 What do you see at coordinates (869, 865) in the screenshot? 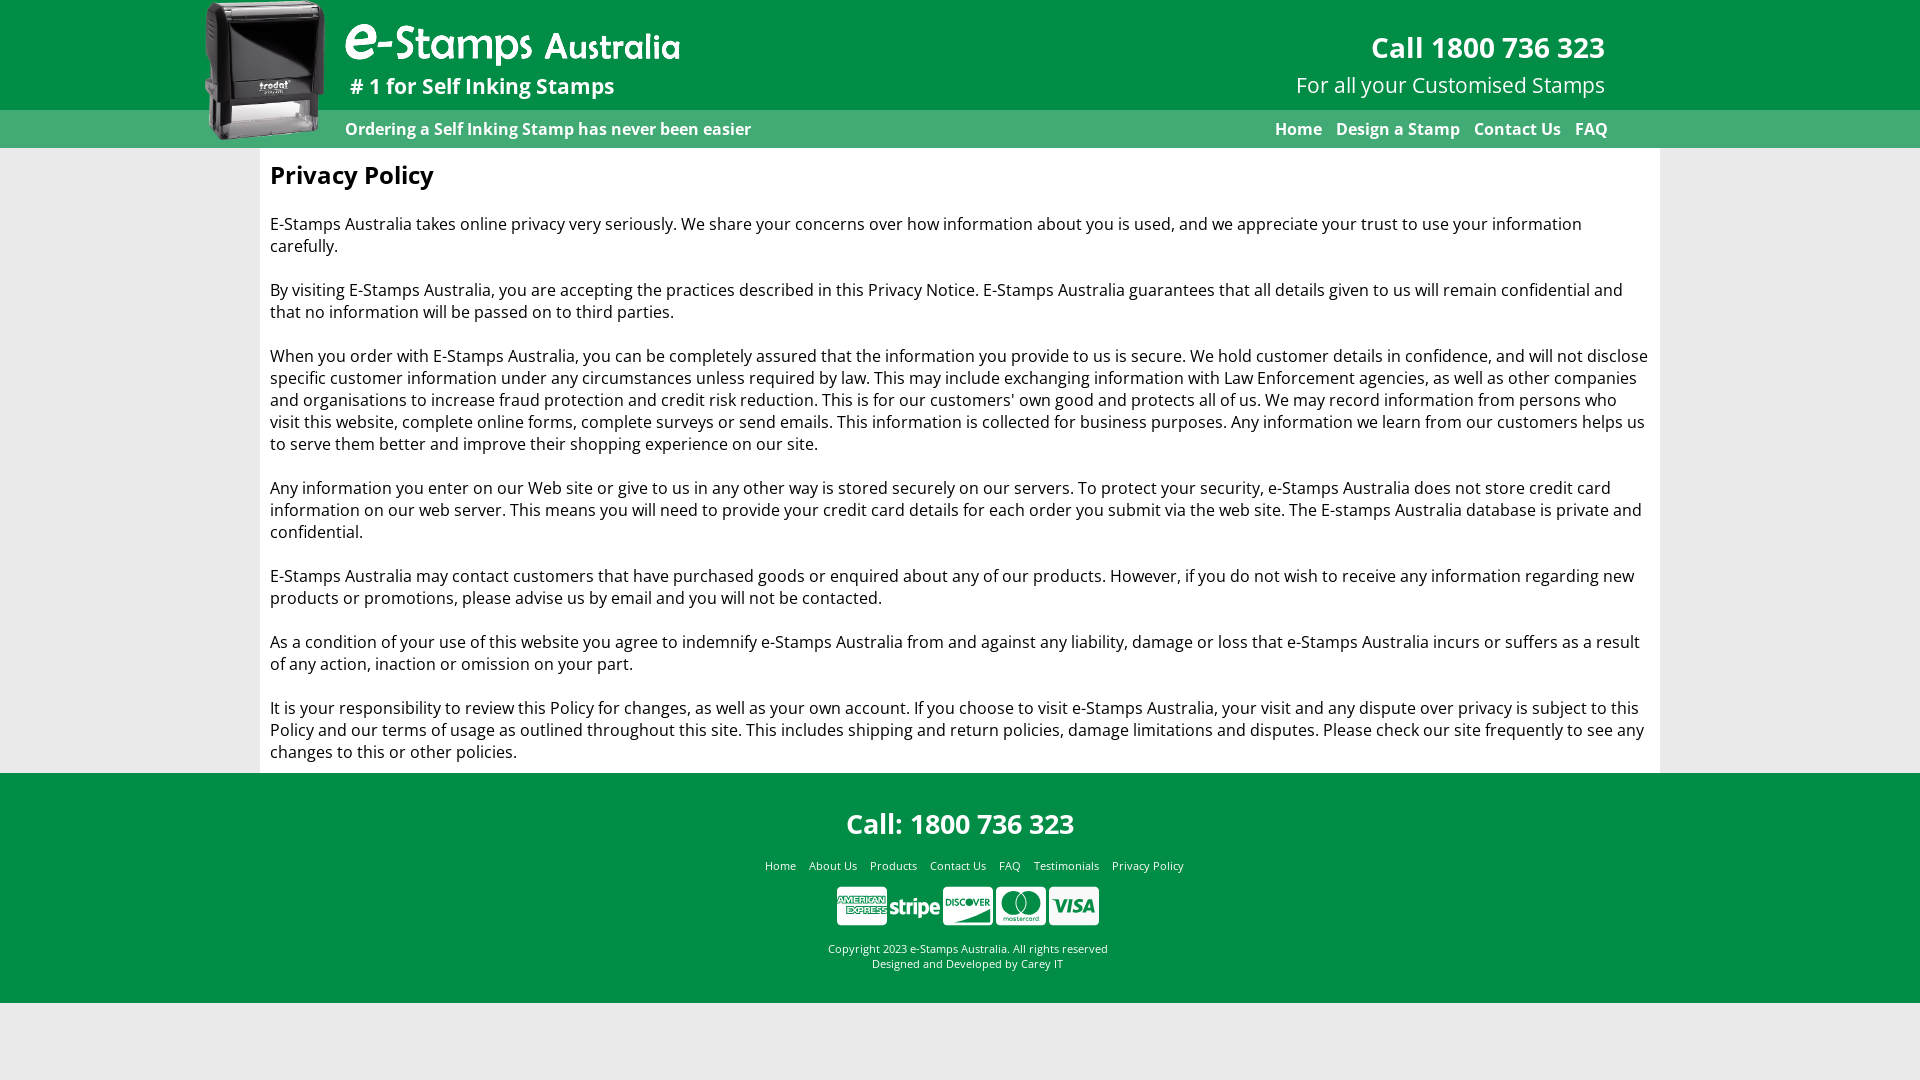
I see `'Products'` at bounding box center [869, 865].